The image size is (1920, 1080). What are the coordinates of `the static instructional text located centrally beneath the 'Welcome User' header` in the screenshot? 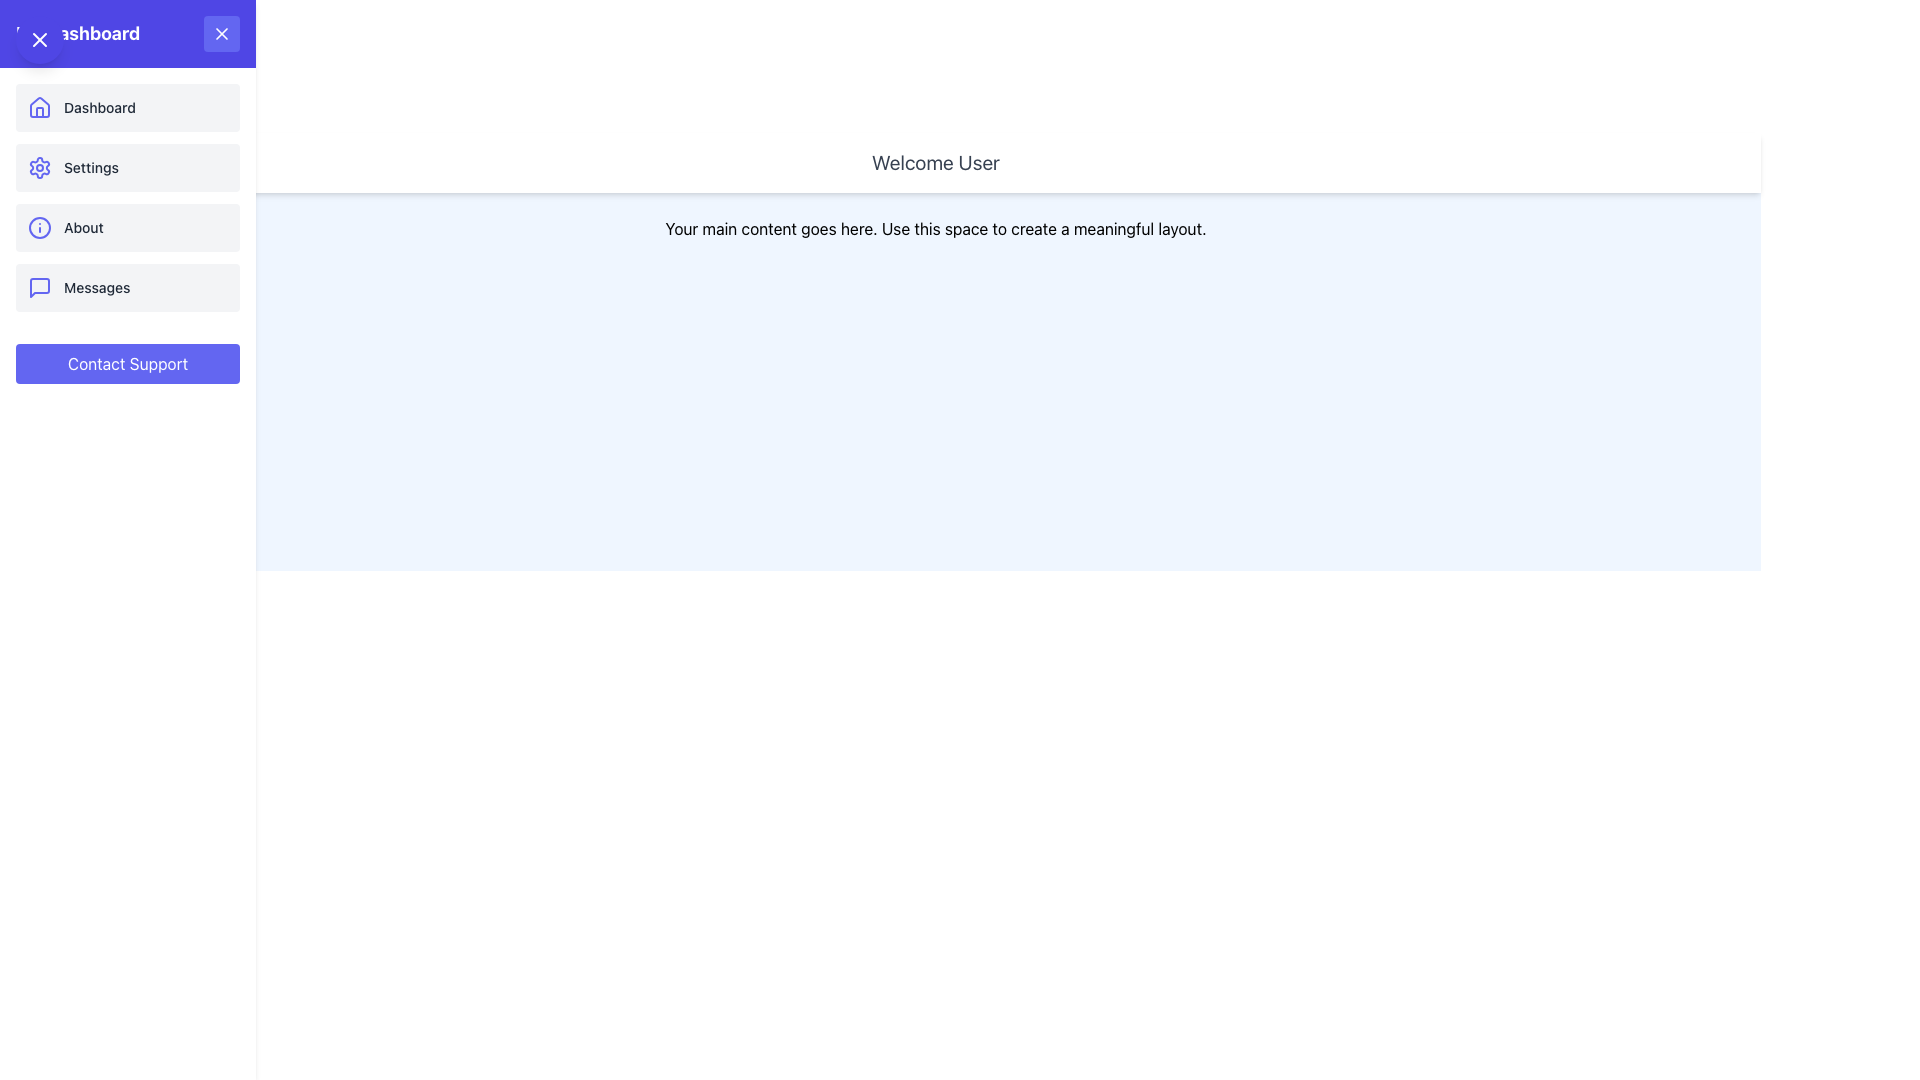 It's located at (935, 227).